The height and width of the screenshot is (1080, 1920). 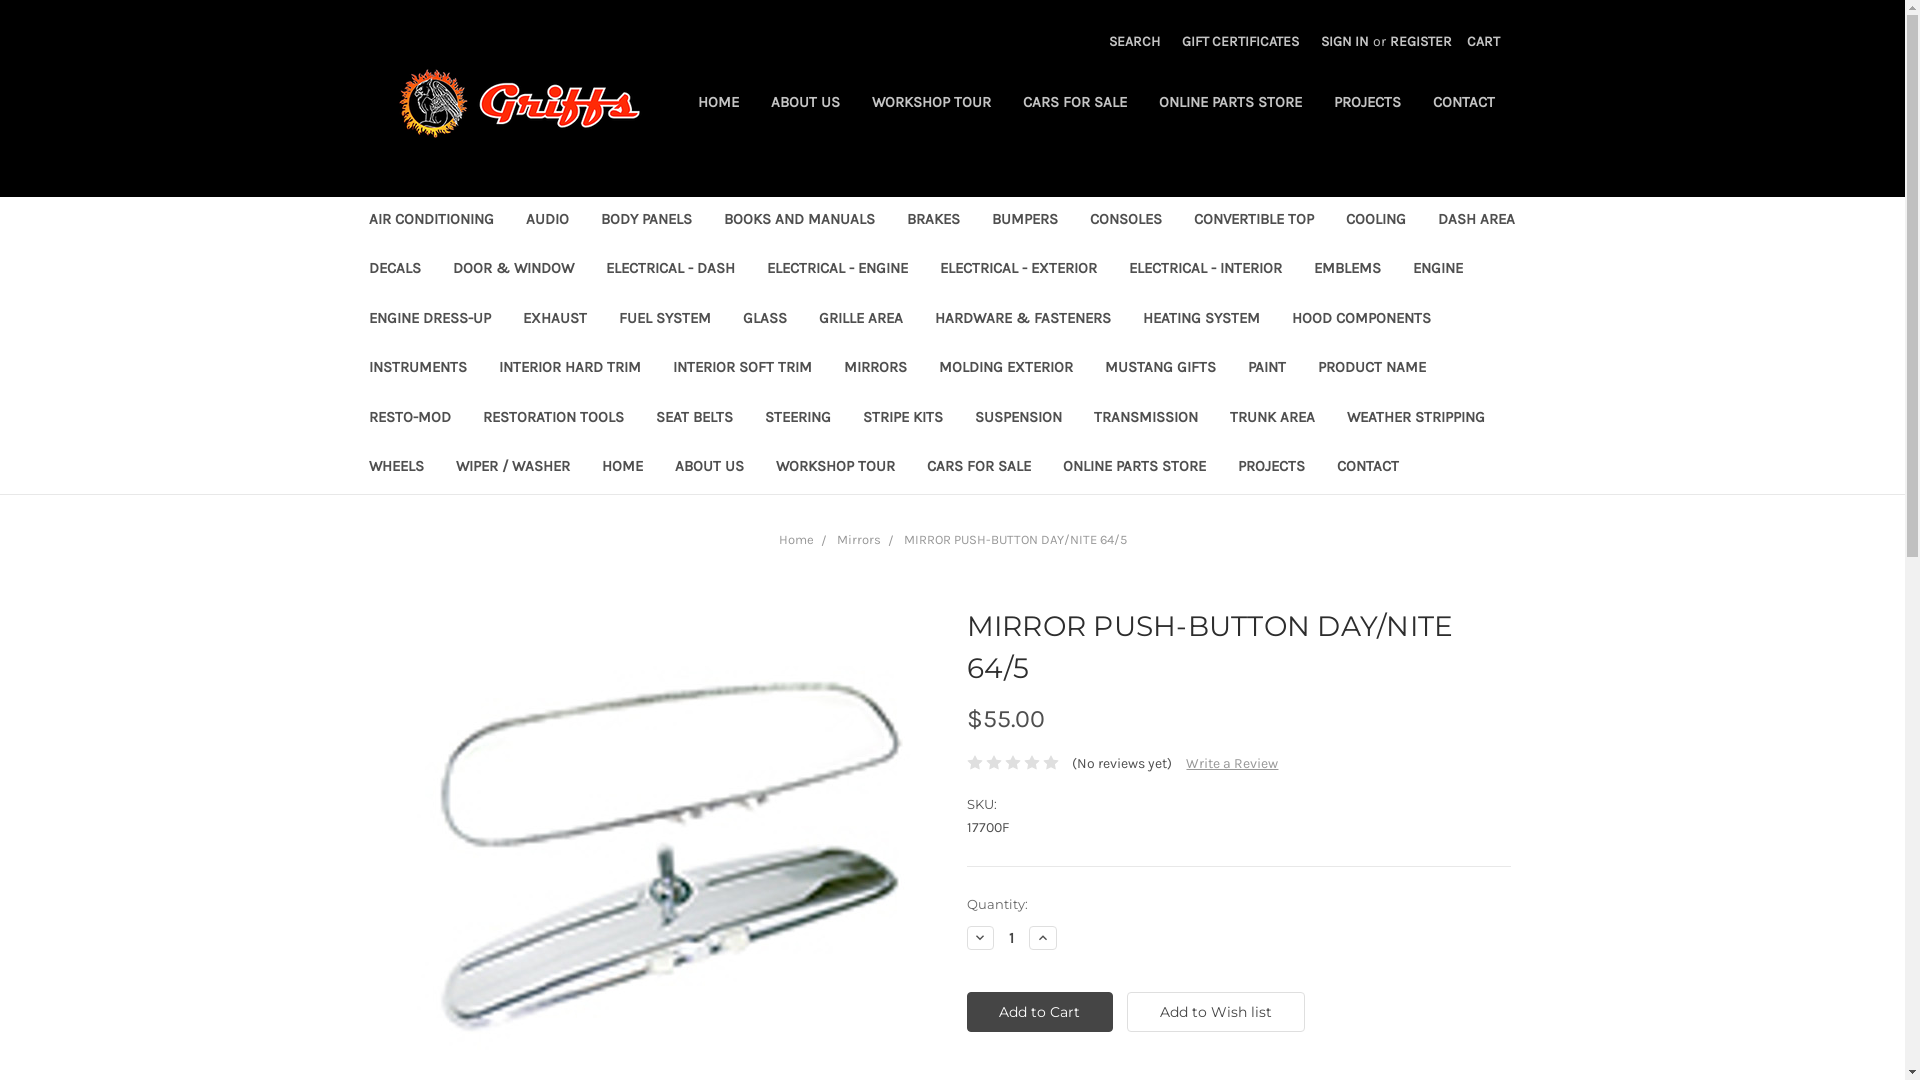 I want to click on 'Griffs', so click(x=518, y=103).